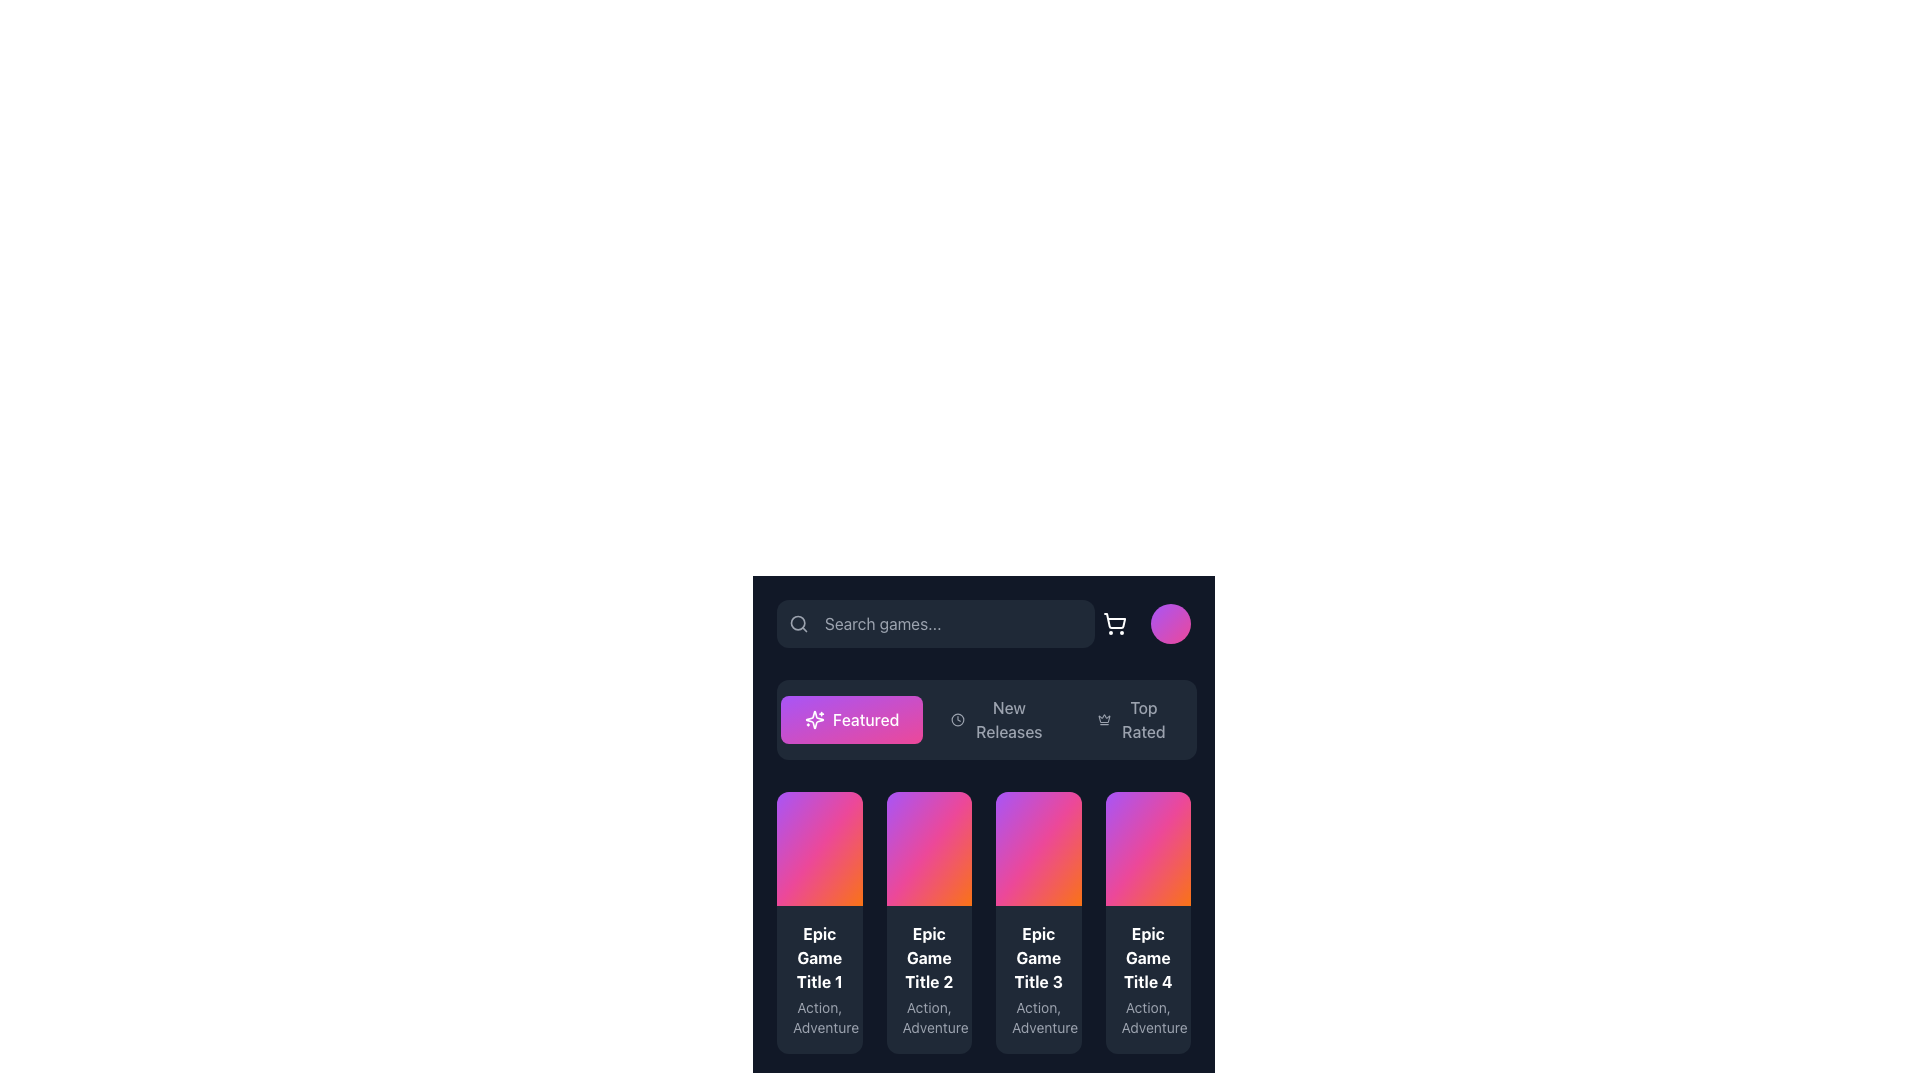  What do you see at coordinates (1148, 941) in the screenshot?
I see `text label 'Action, Adventure' located in the bottom section of the fourth card, which is styled with a small font size and gray color, positioned centrally below the title 'Epic Game Title 4'` at bounding box center [1148, 941].